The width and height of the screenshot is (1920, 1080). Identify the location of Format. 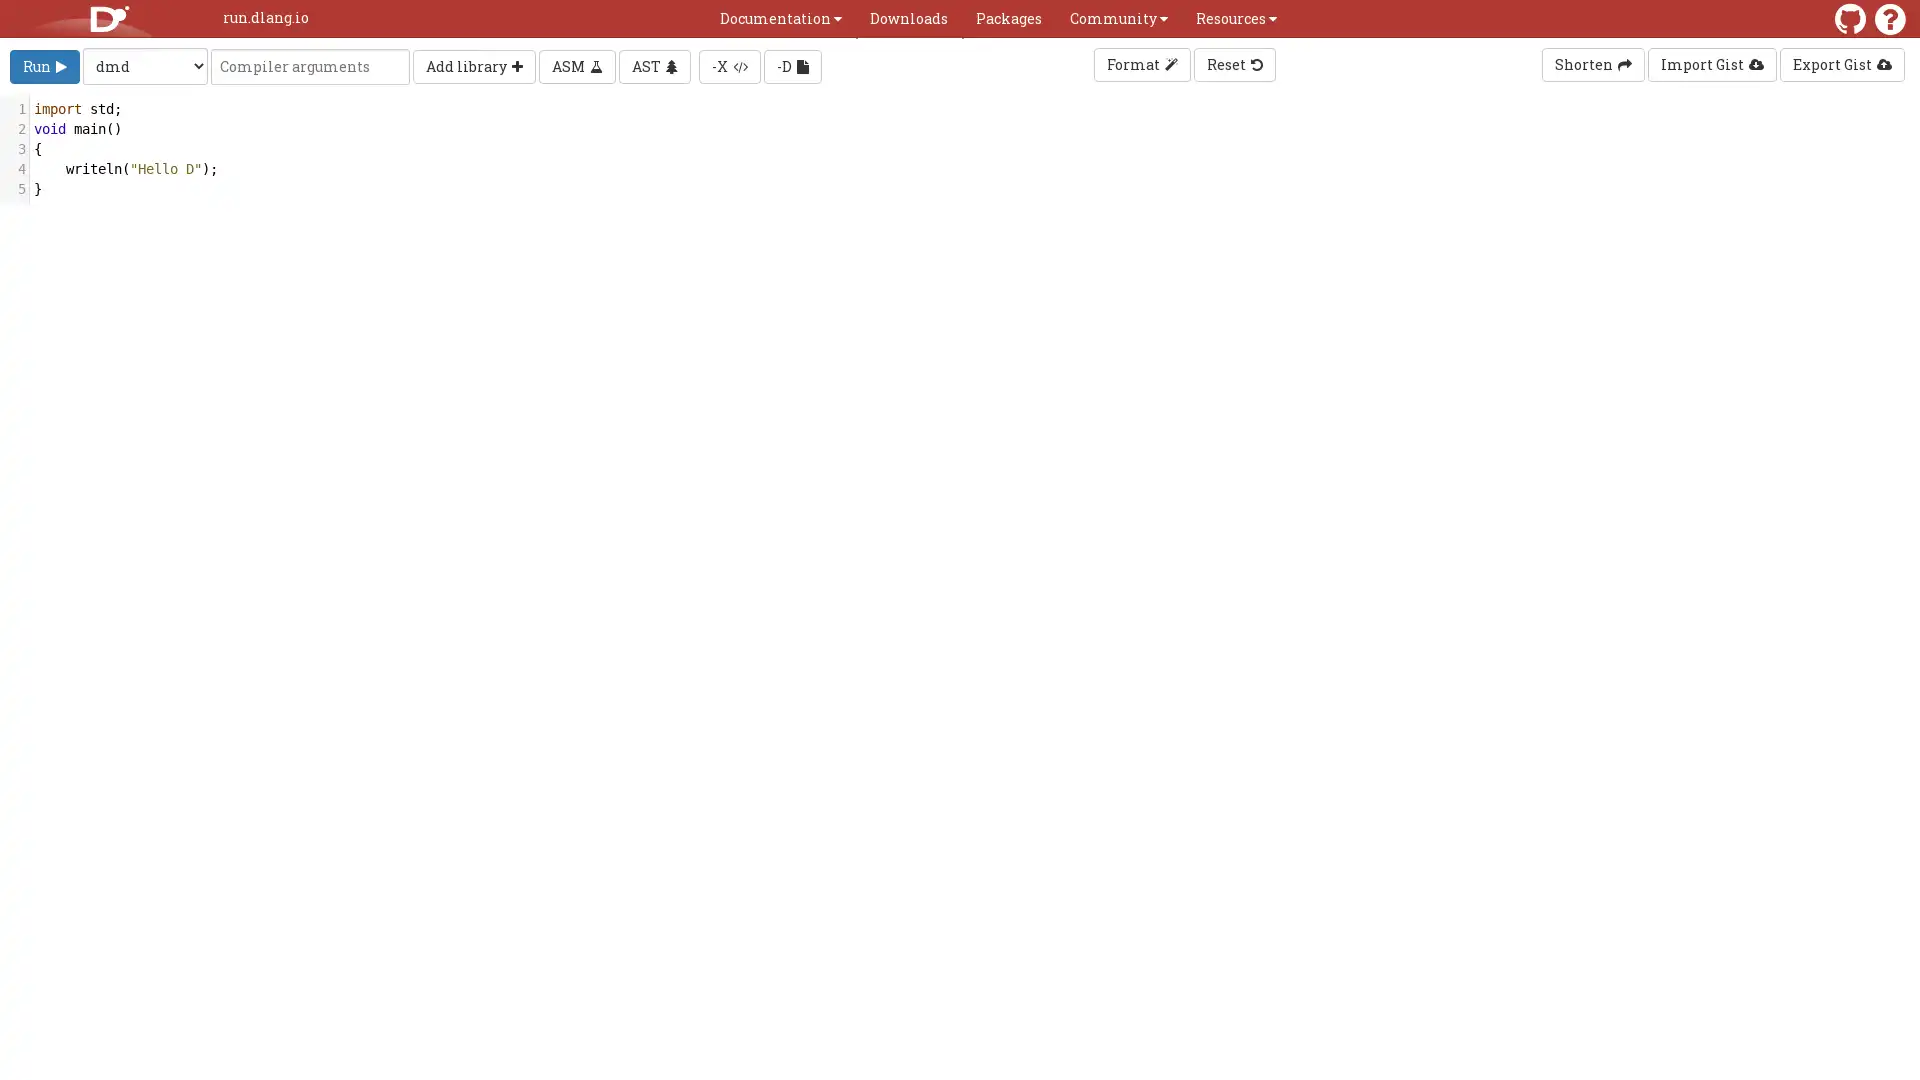
(1141, 64).